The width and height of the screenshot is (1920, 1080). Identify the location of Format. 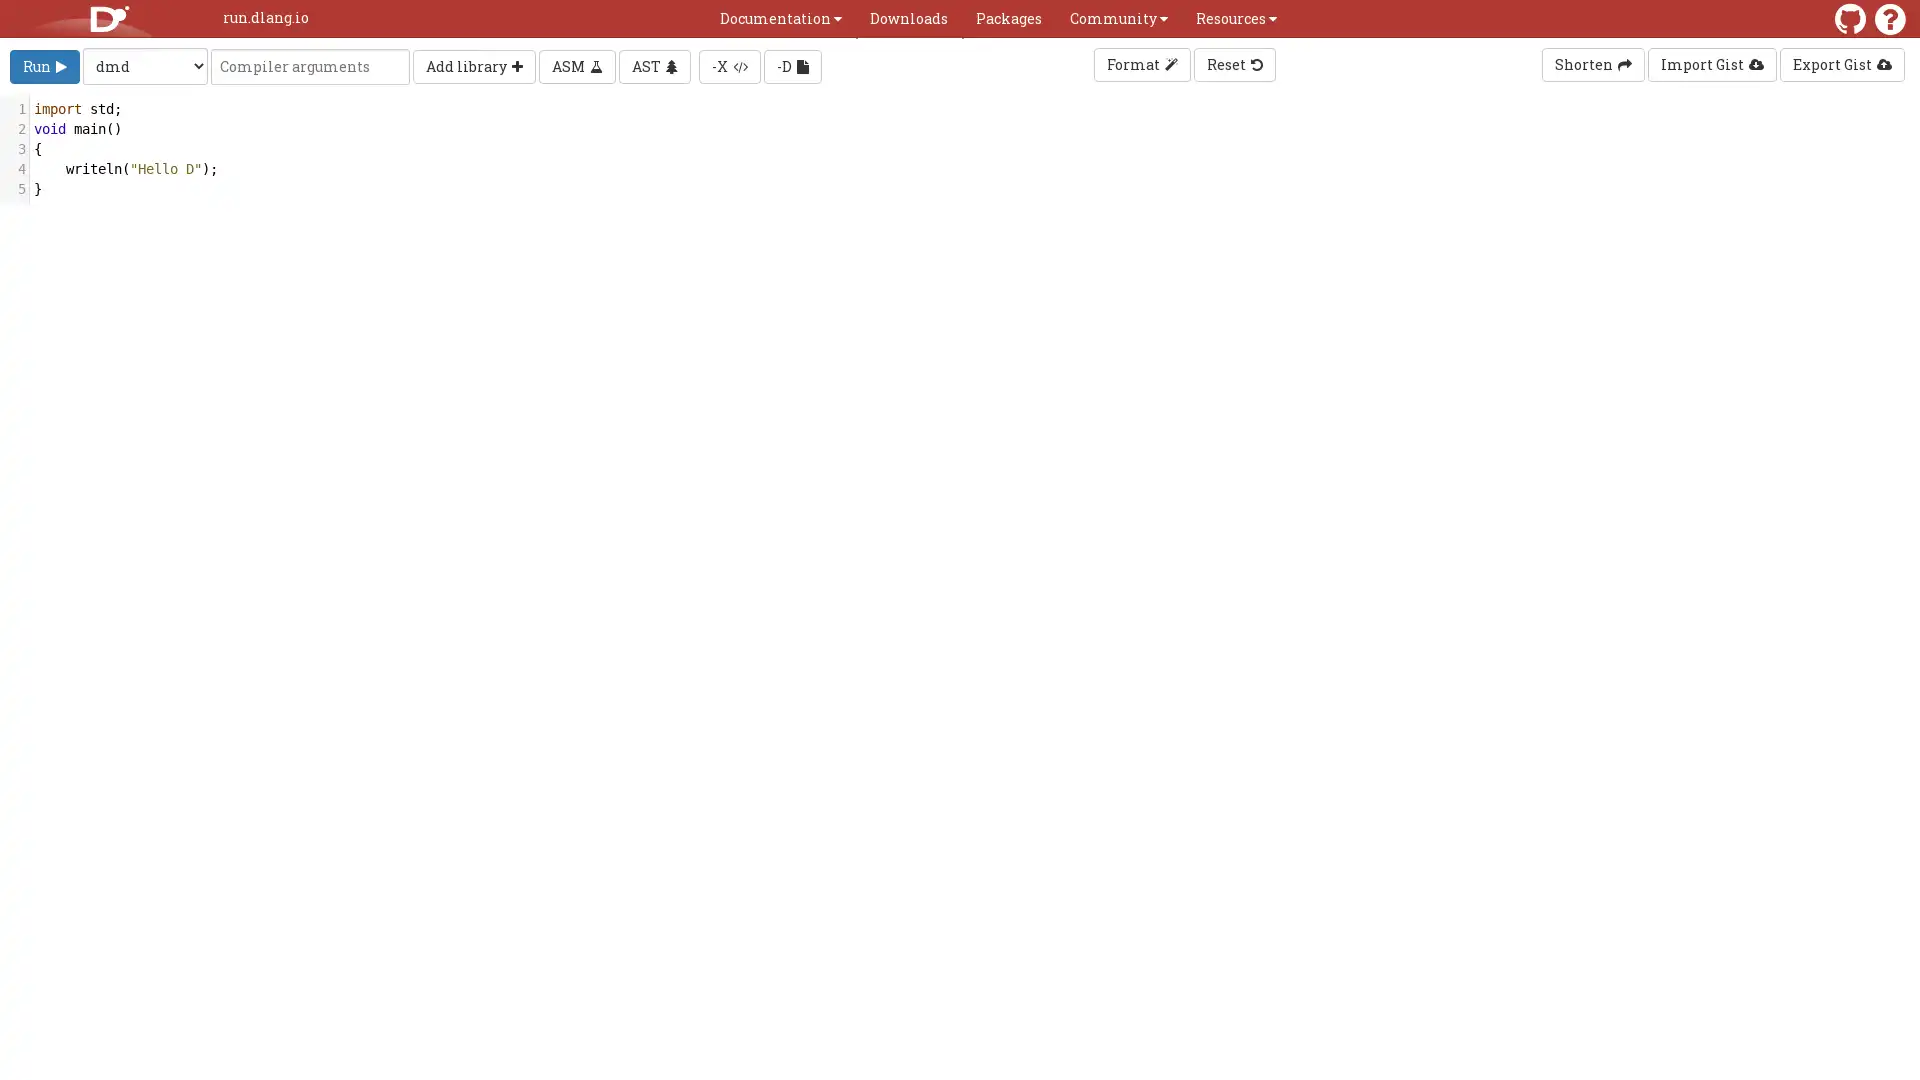
(1141, 64).